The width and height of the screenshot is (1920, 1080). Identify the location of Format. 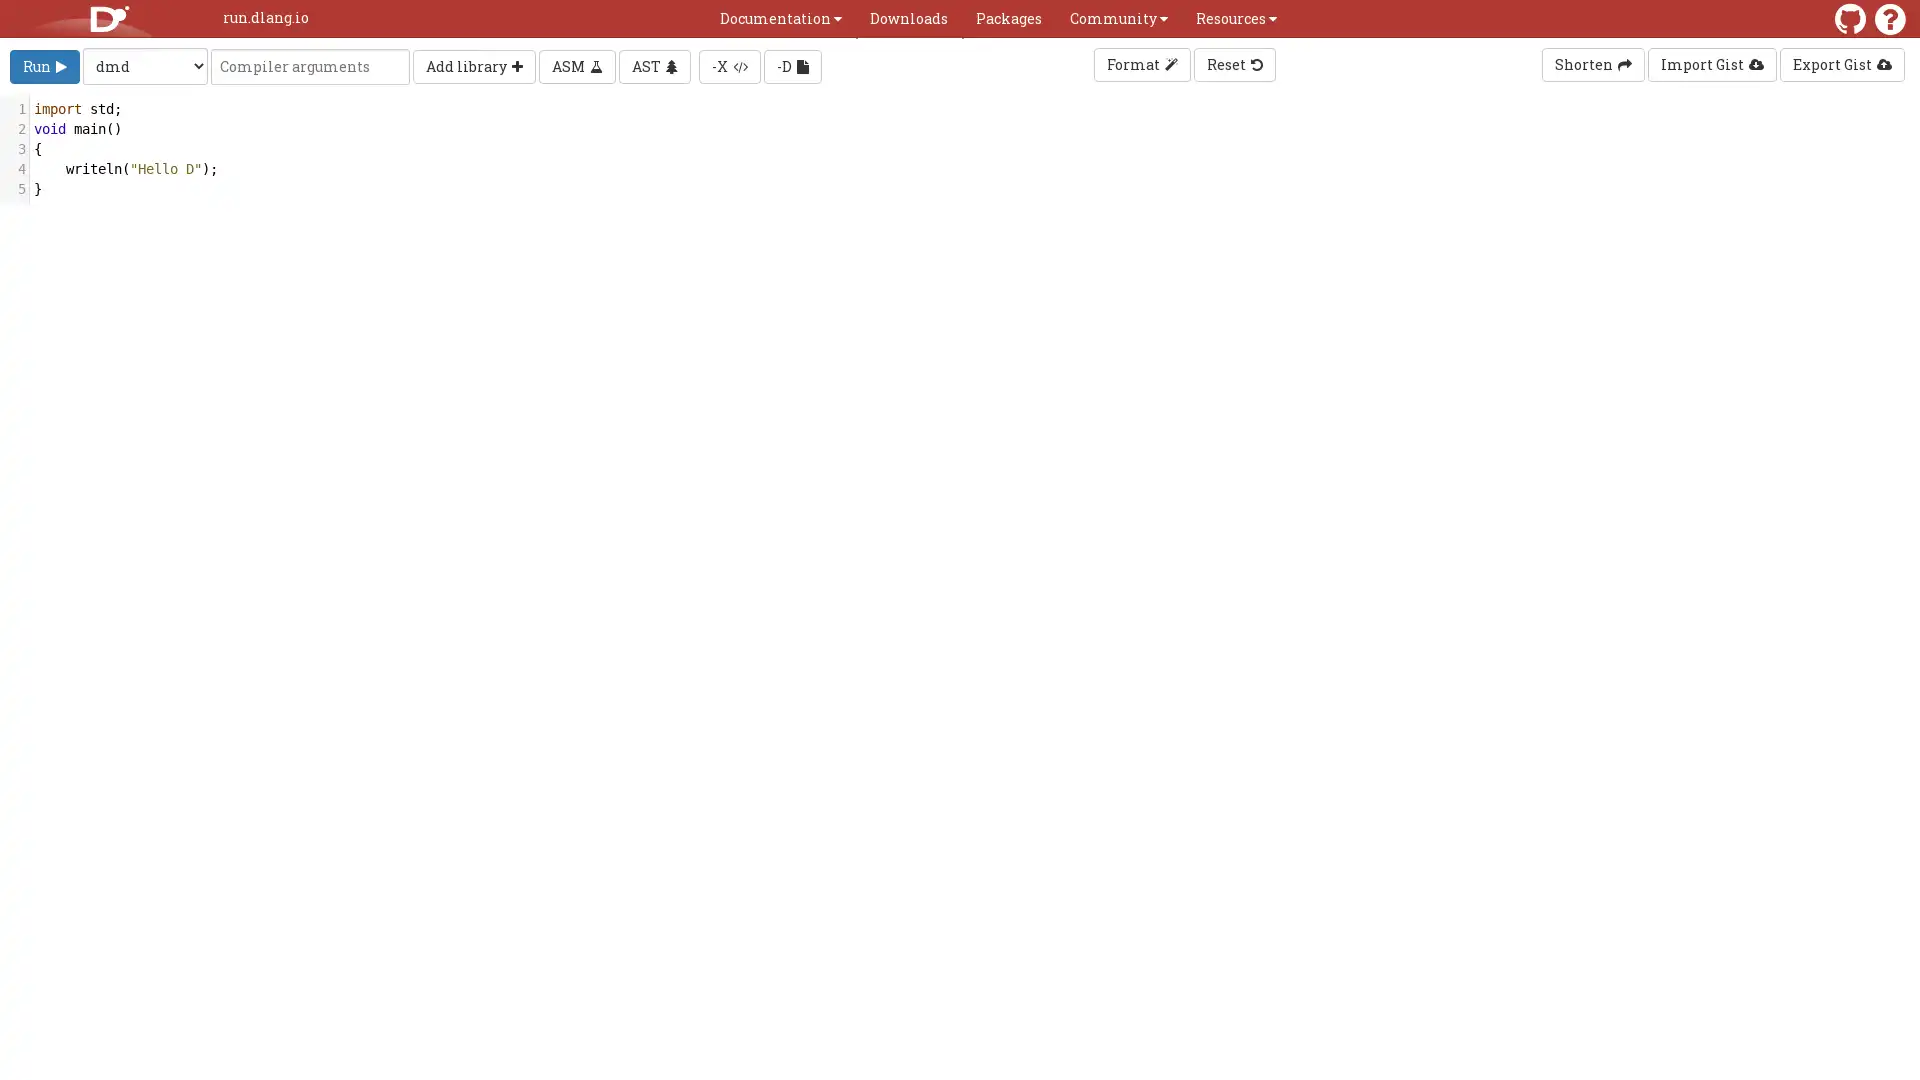
(1141, 64).